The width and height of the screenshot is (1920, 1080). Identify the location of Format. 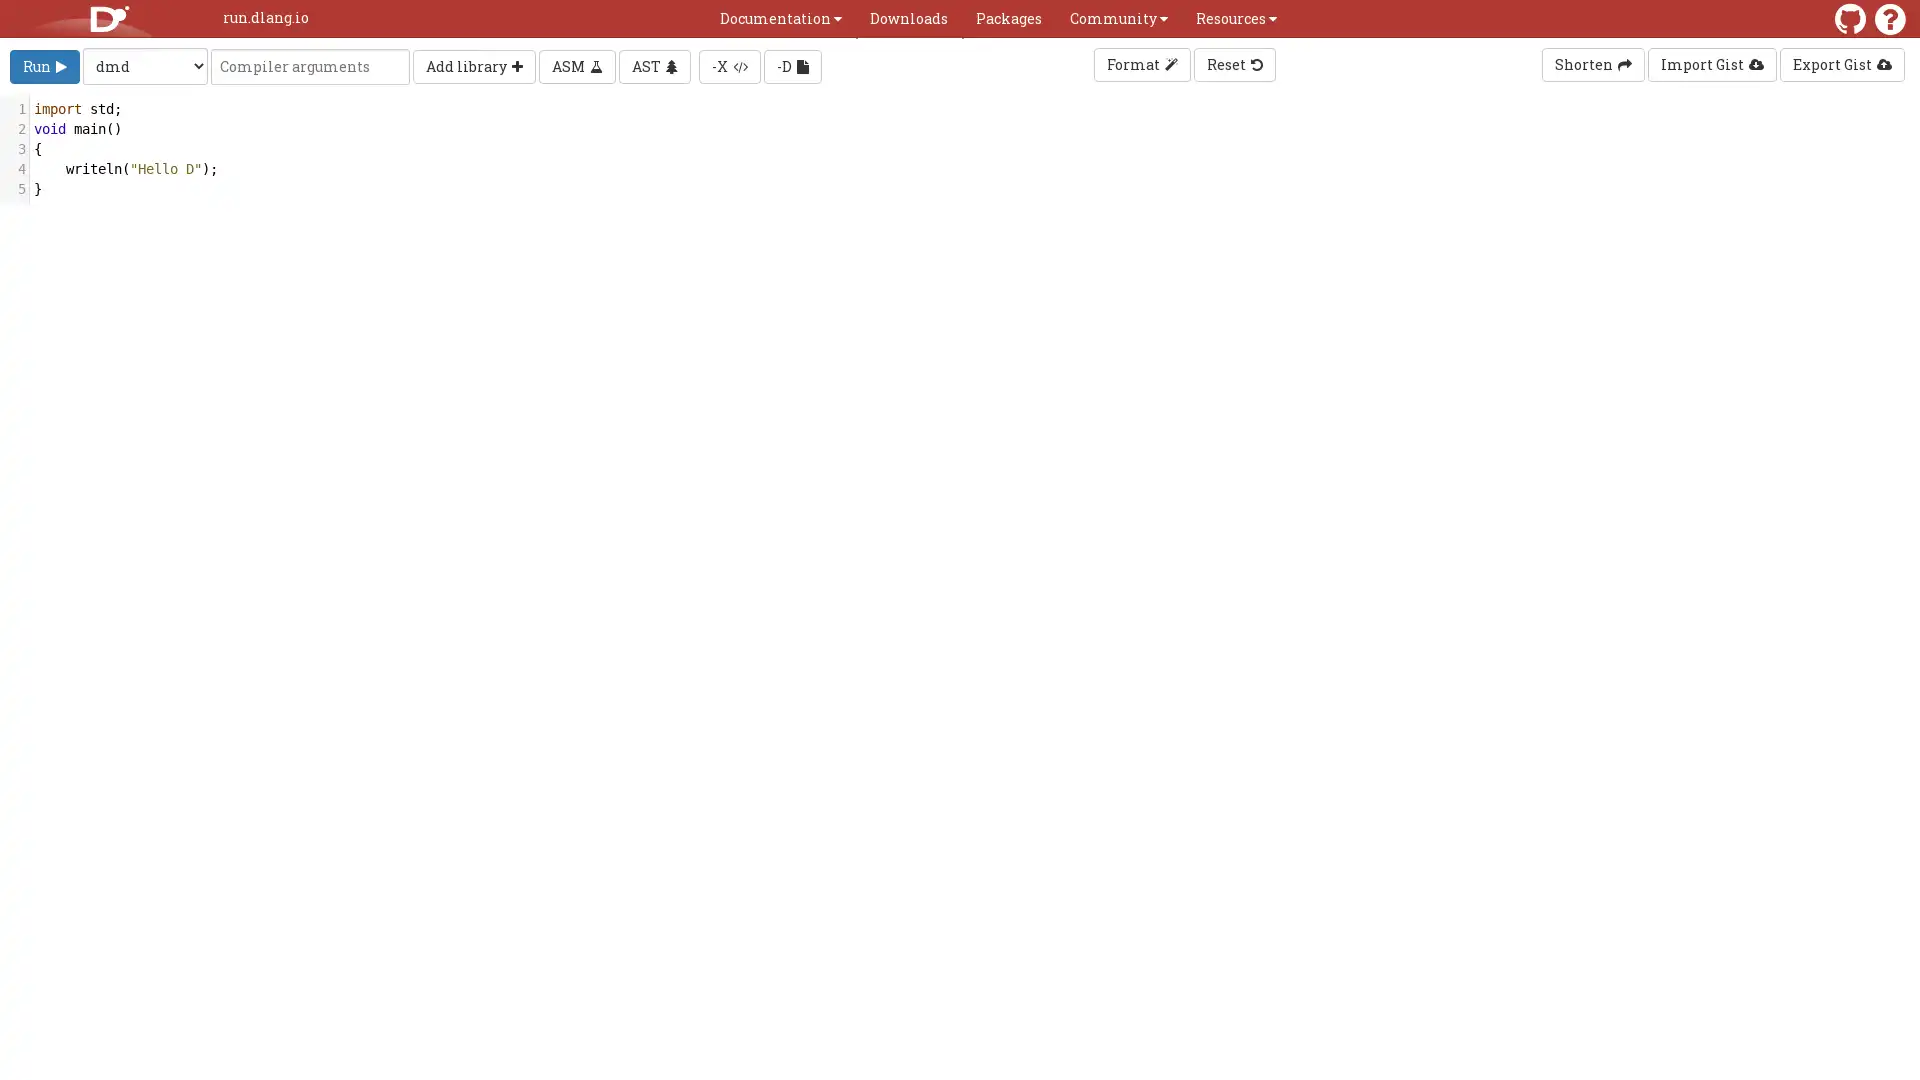
(1141, 64).